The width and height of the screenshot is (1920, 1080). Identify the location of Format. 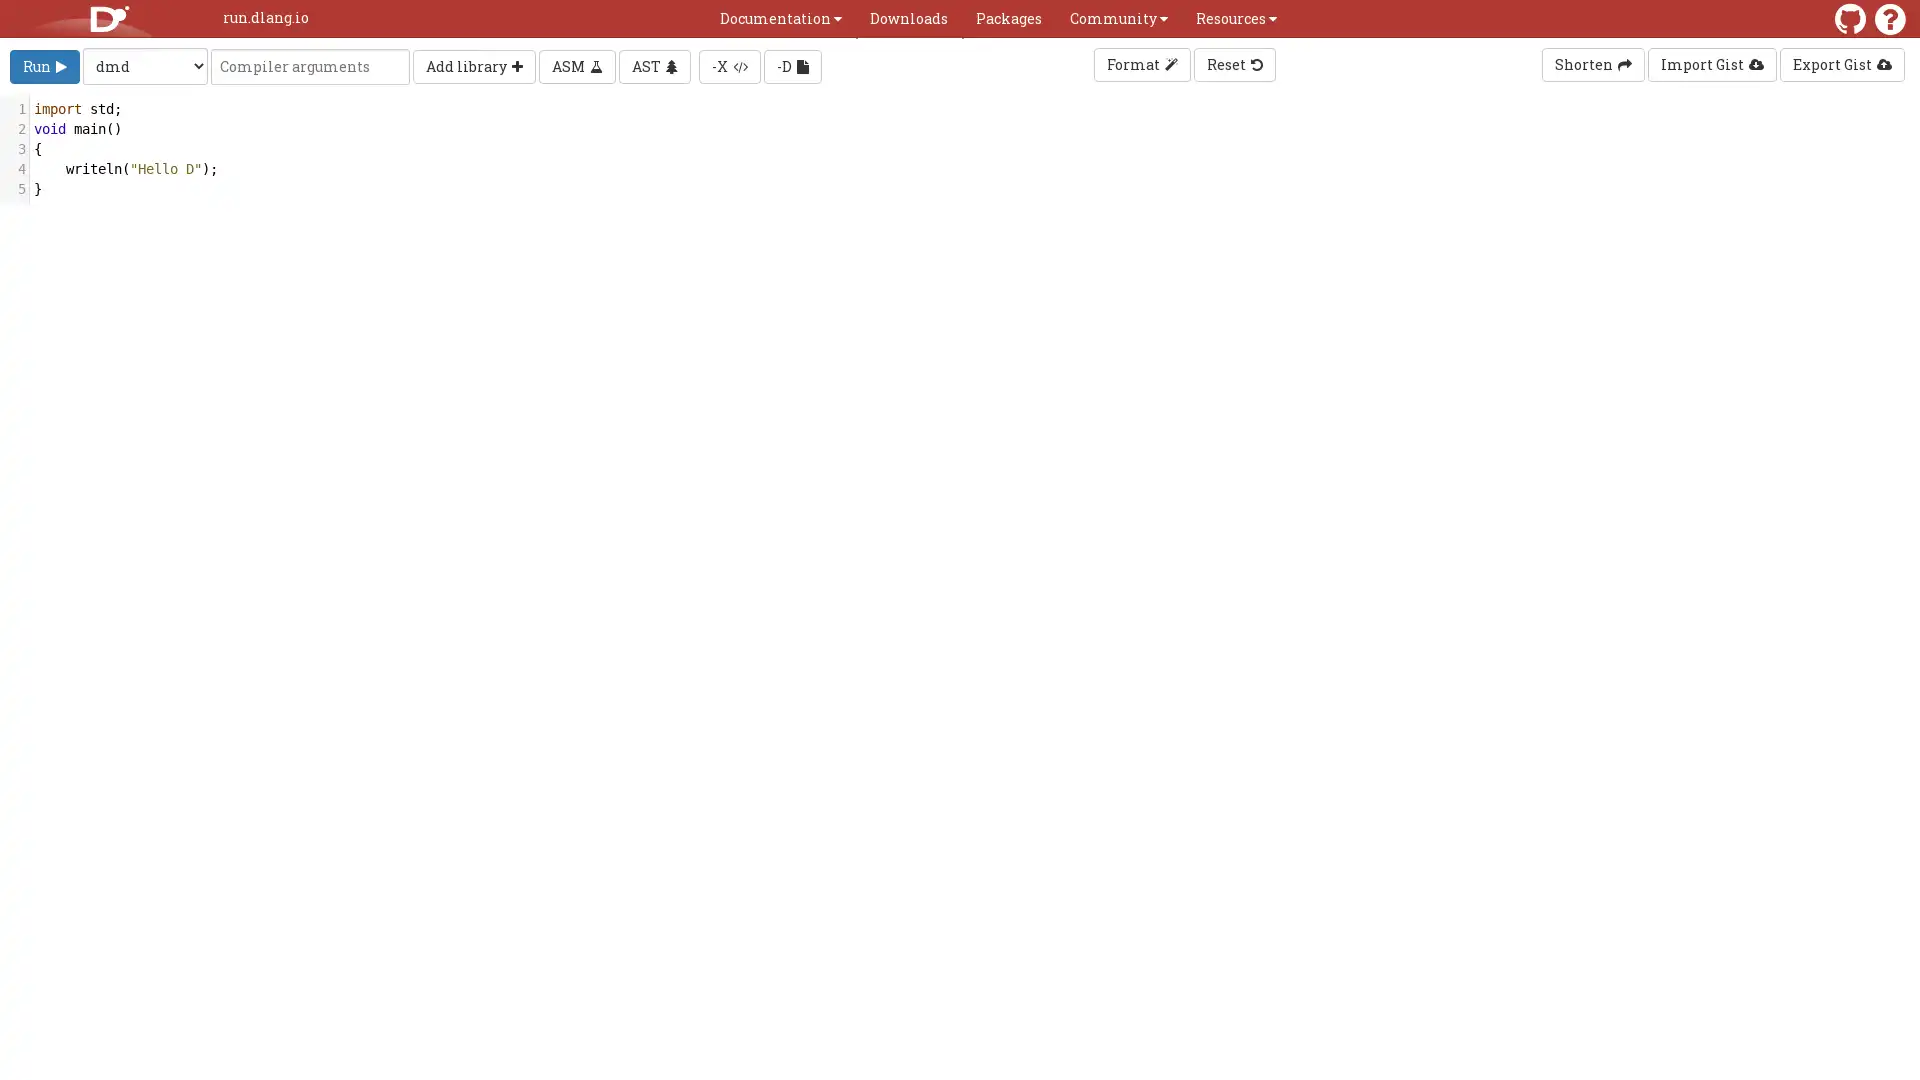
(1141, 64).